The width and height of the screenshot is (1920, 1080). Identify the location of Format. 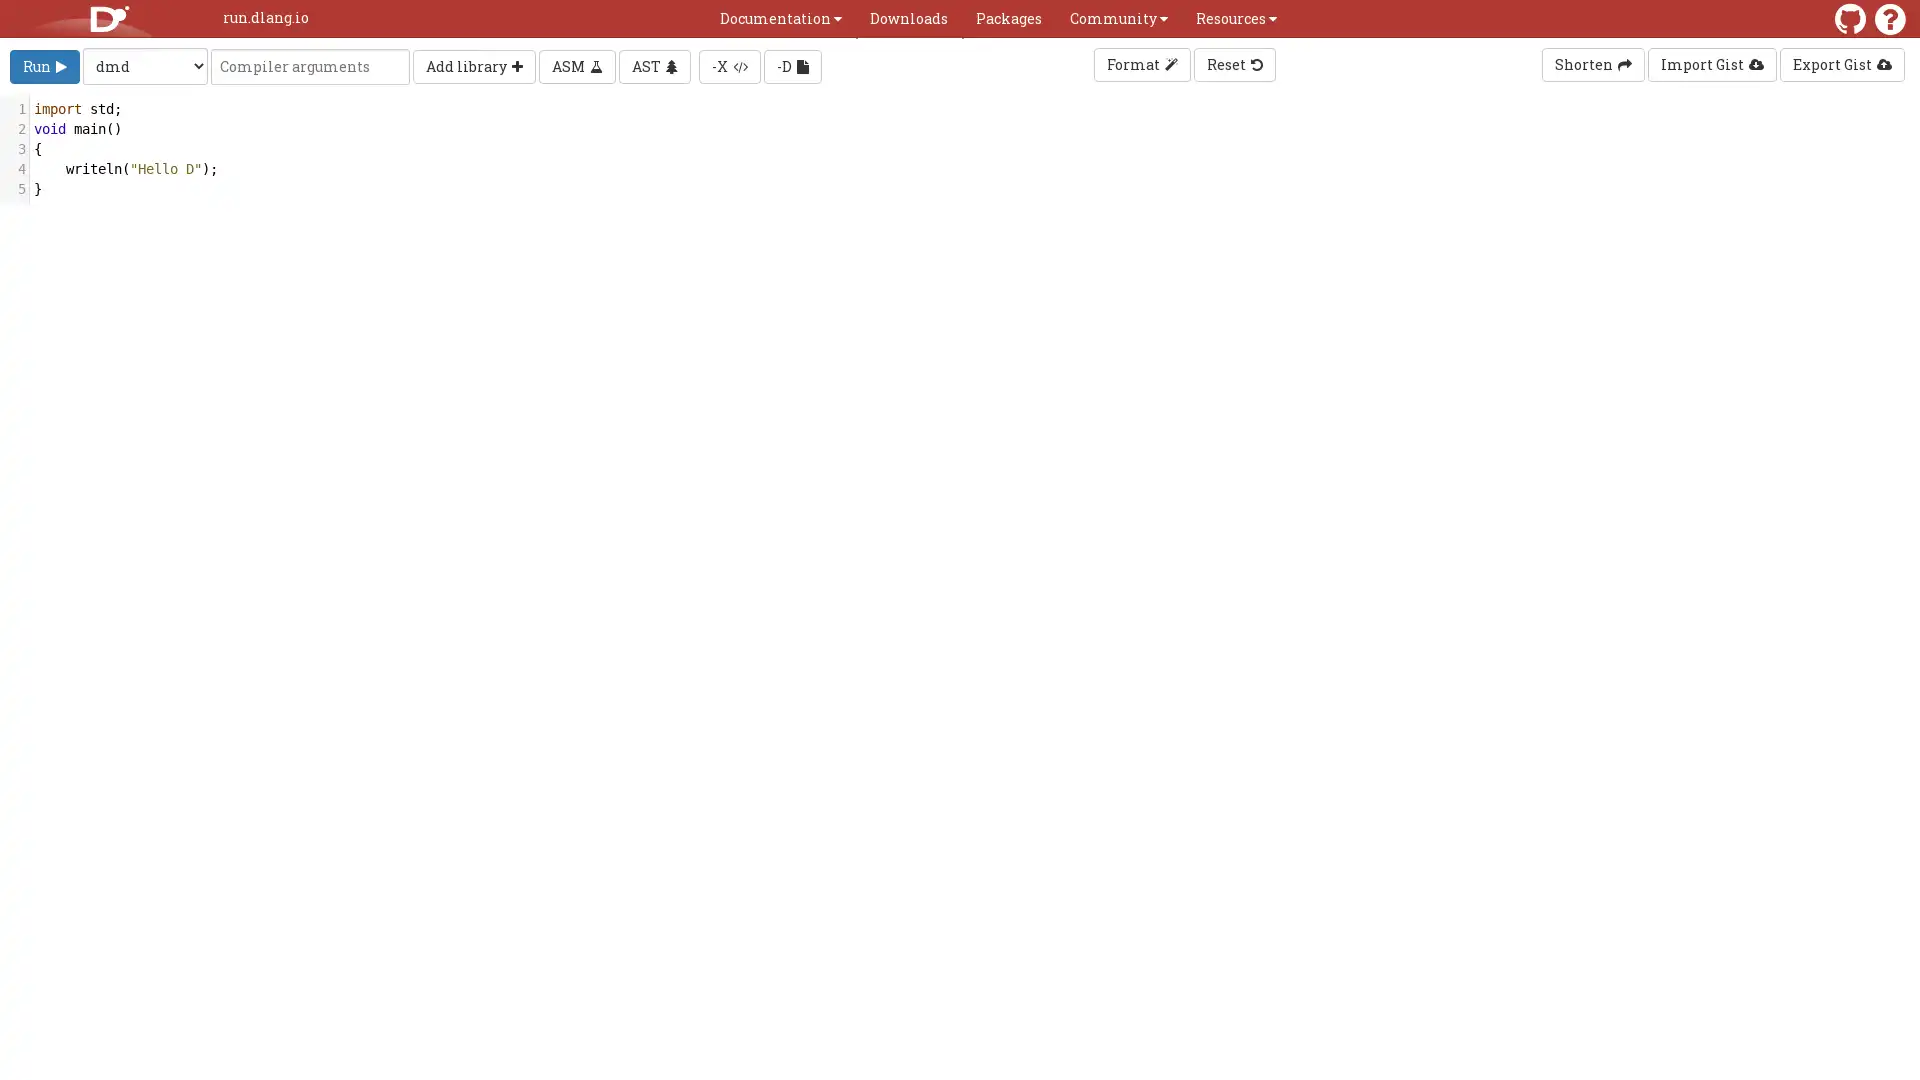
(1141, 64).